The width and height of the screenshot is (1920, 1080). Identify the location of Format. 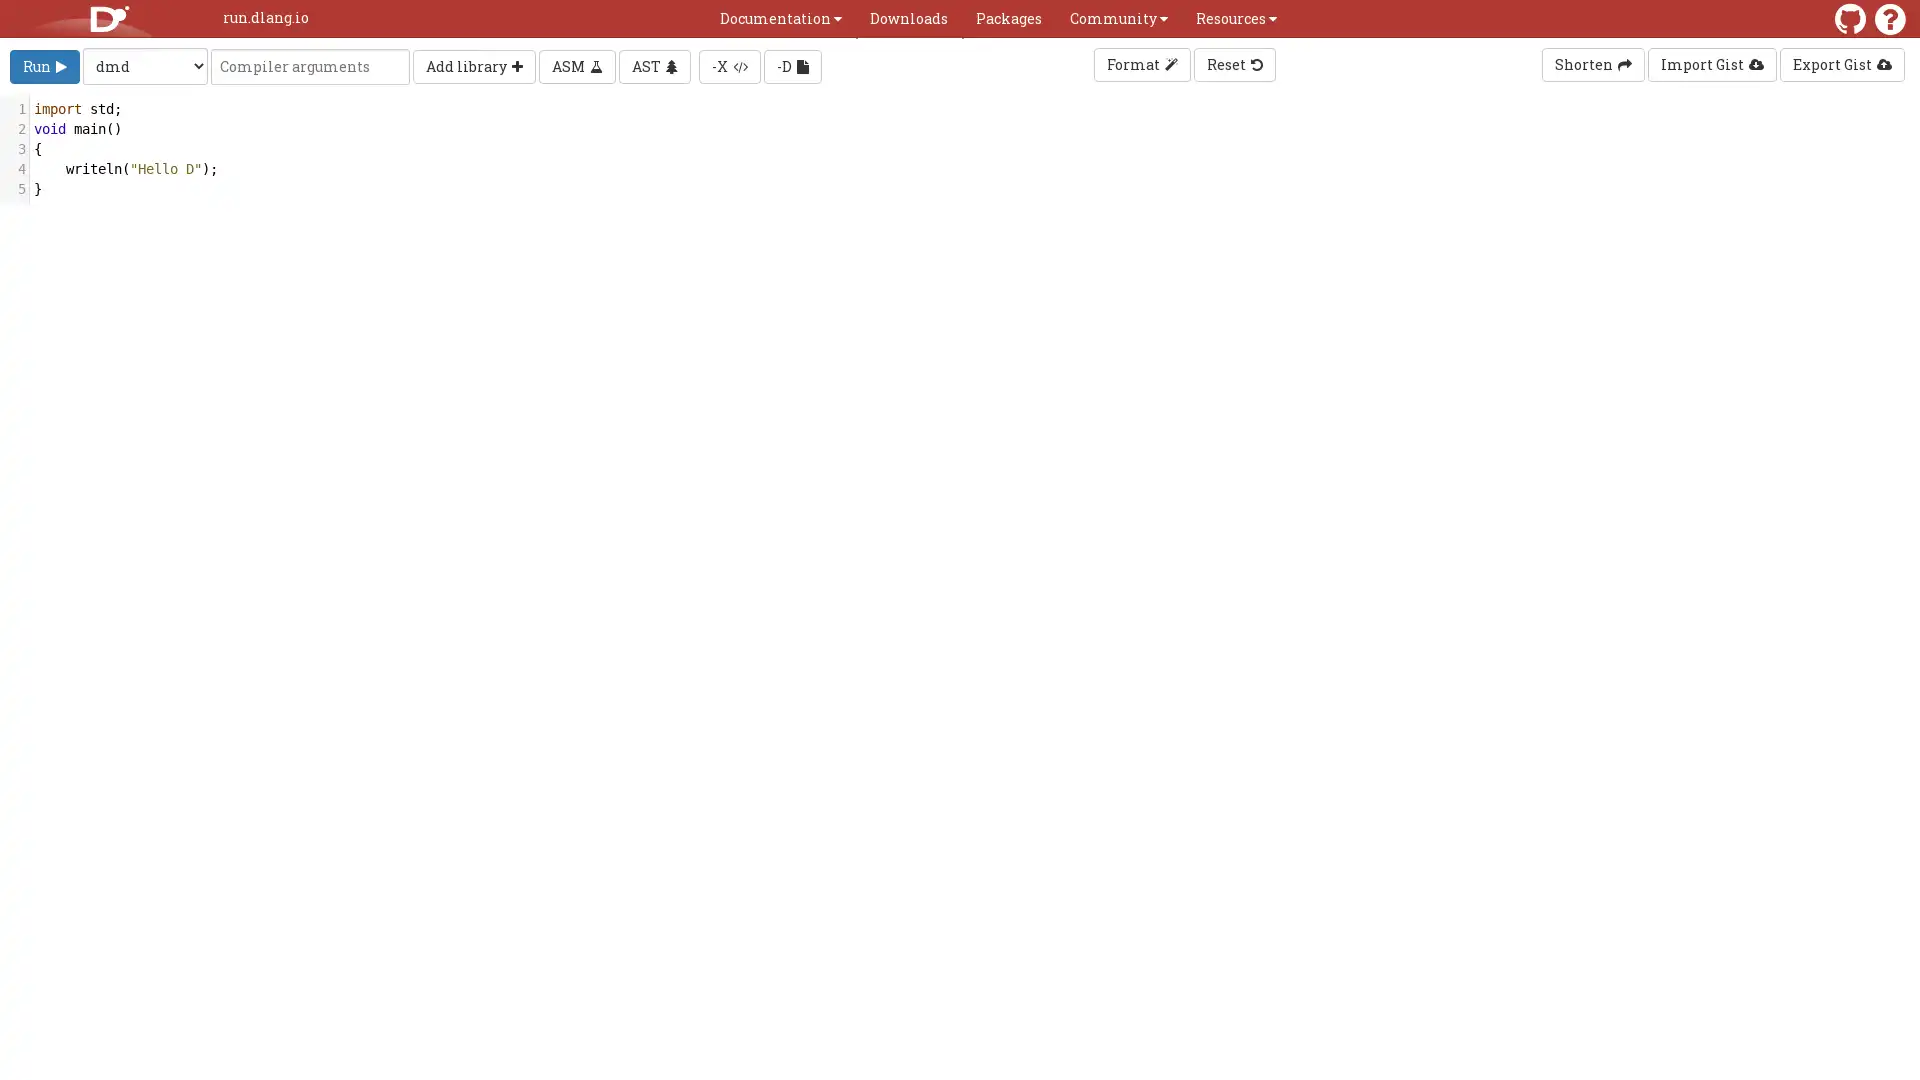
(1141, 64).